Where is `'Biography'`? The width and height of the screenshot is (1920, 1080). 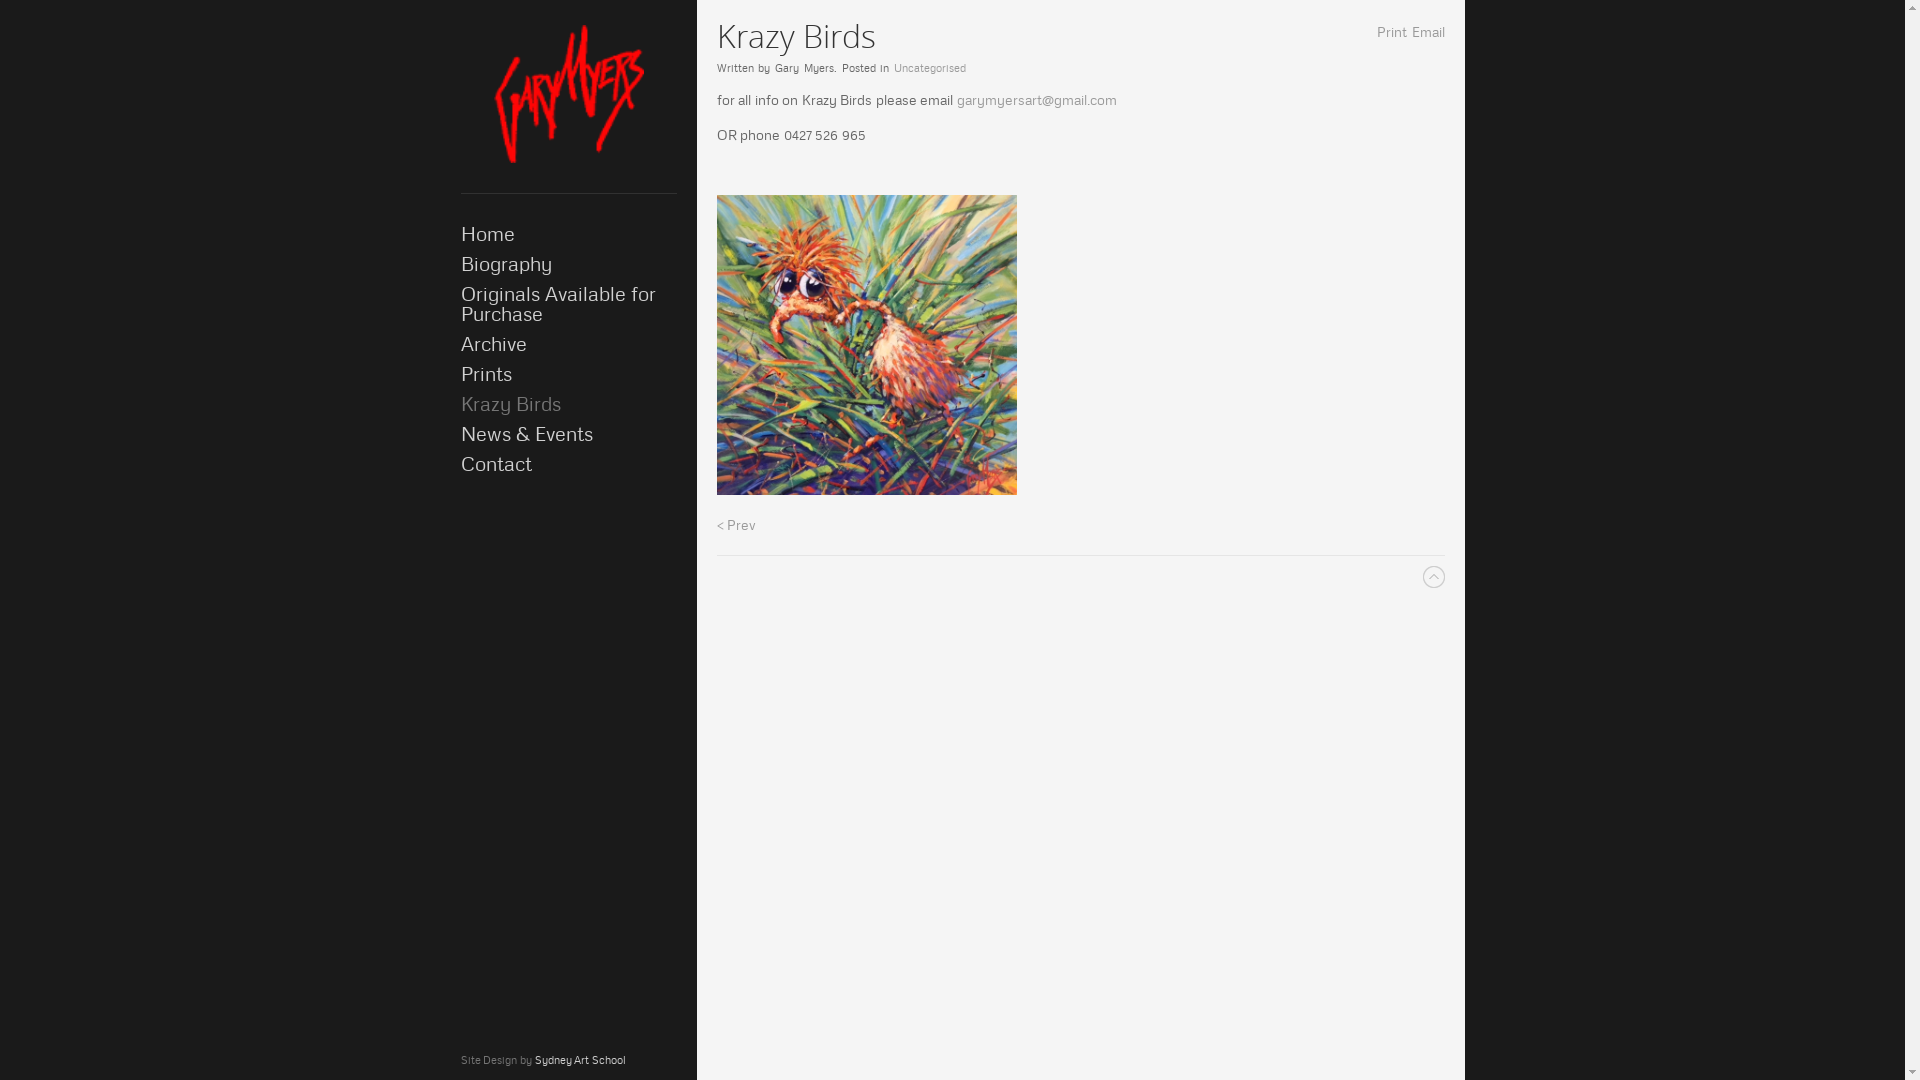
'Biography' is located at coordinates (566, 262).